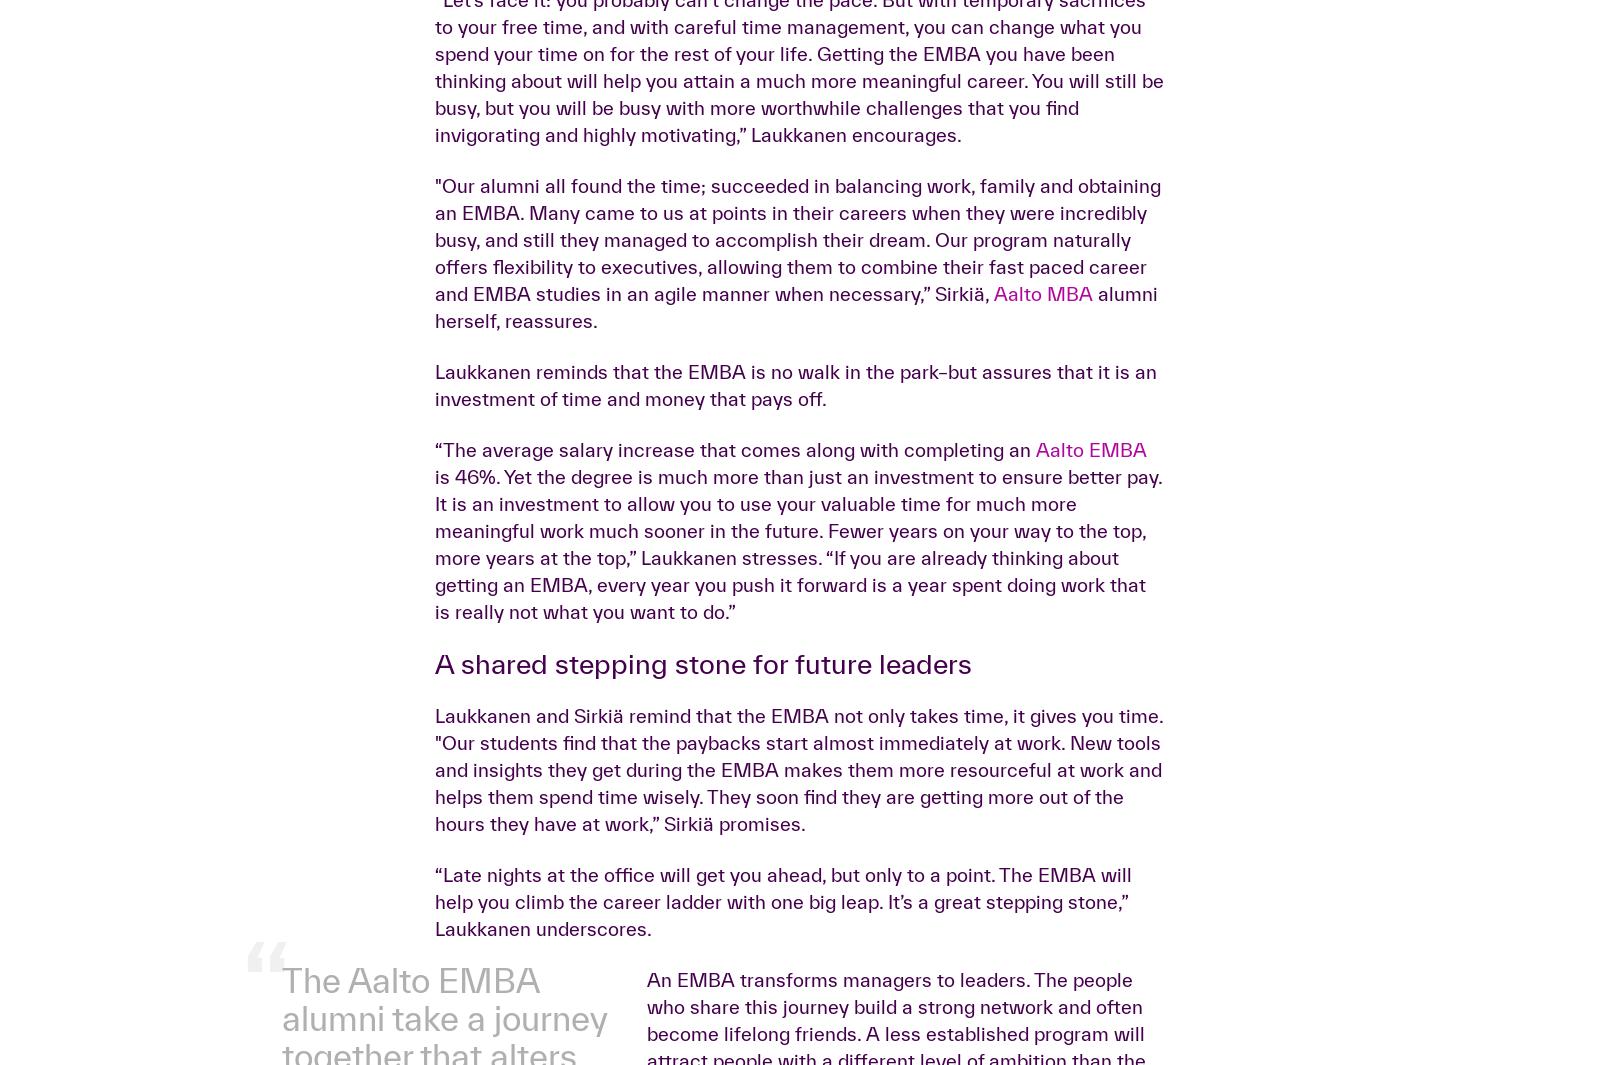 The height and width of the screenshot is (1065, 1600). I want to click on 'Aalto EMBA', so click(1091, 764).